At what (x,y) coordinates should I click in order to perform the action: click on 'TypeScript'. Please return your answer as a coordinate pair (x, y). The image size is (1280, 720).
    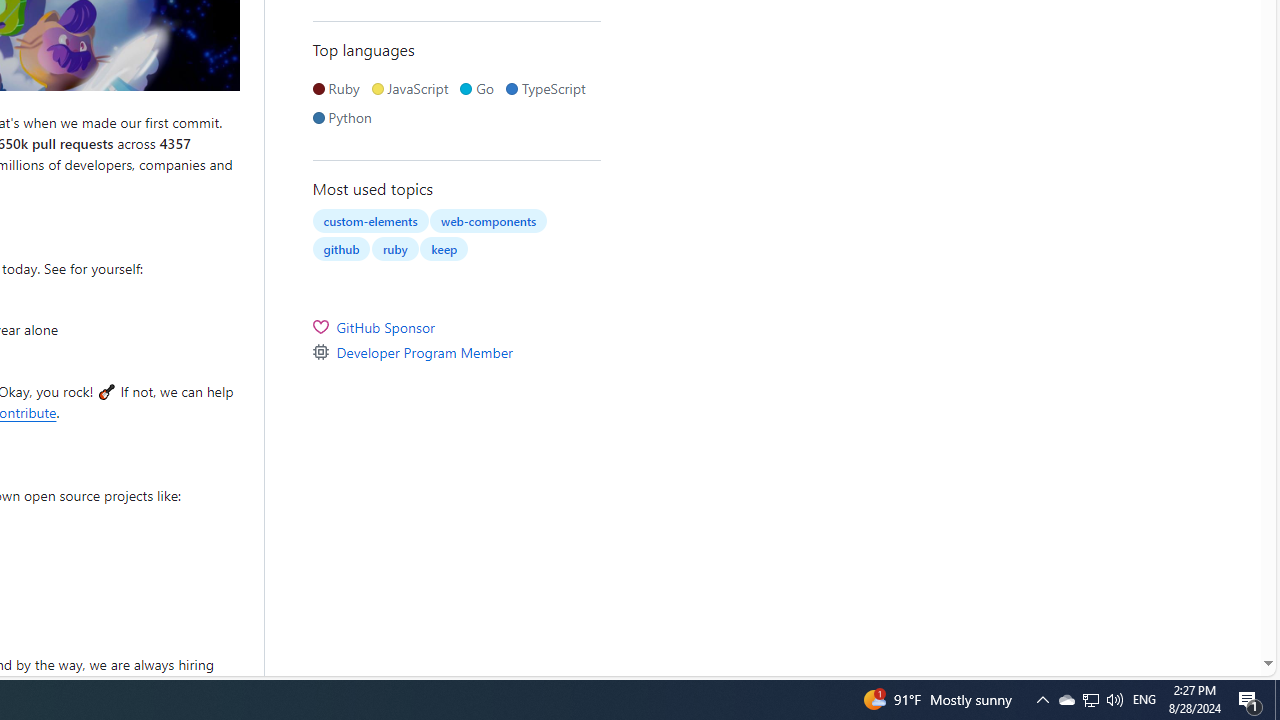
    Looking at the image, I should click on (549, 87).